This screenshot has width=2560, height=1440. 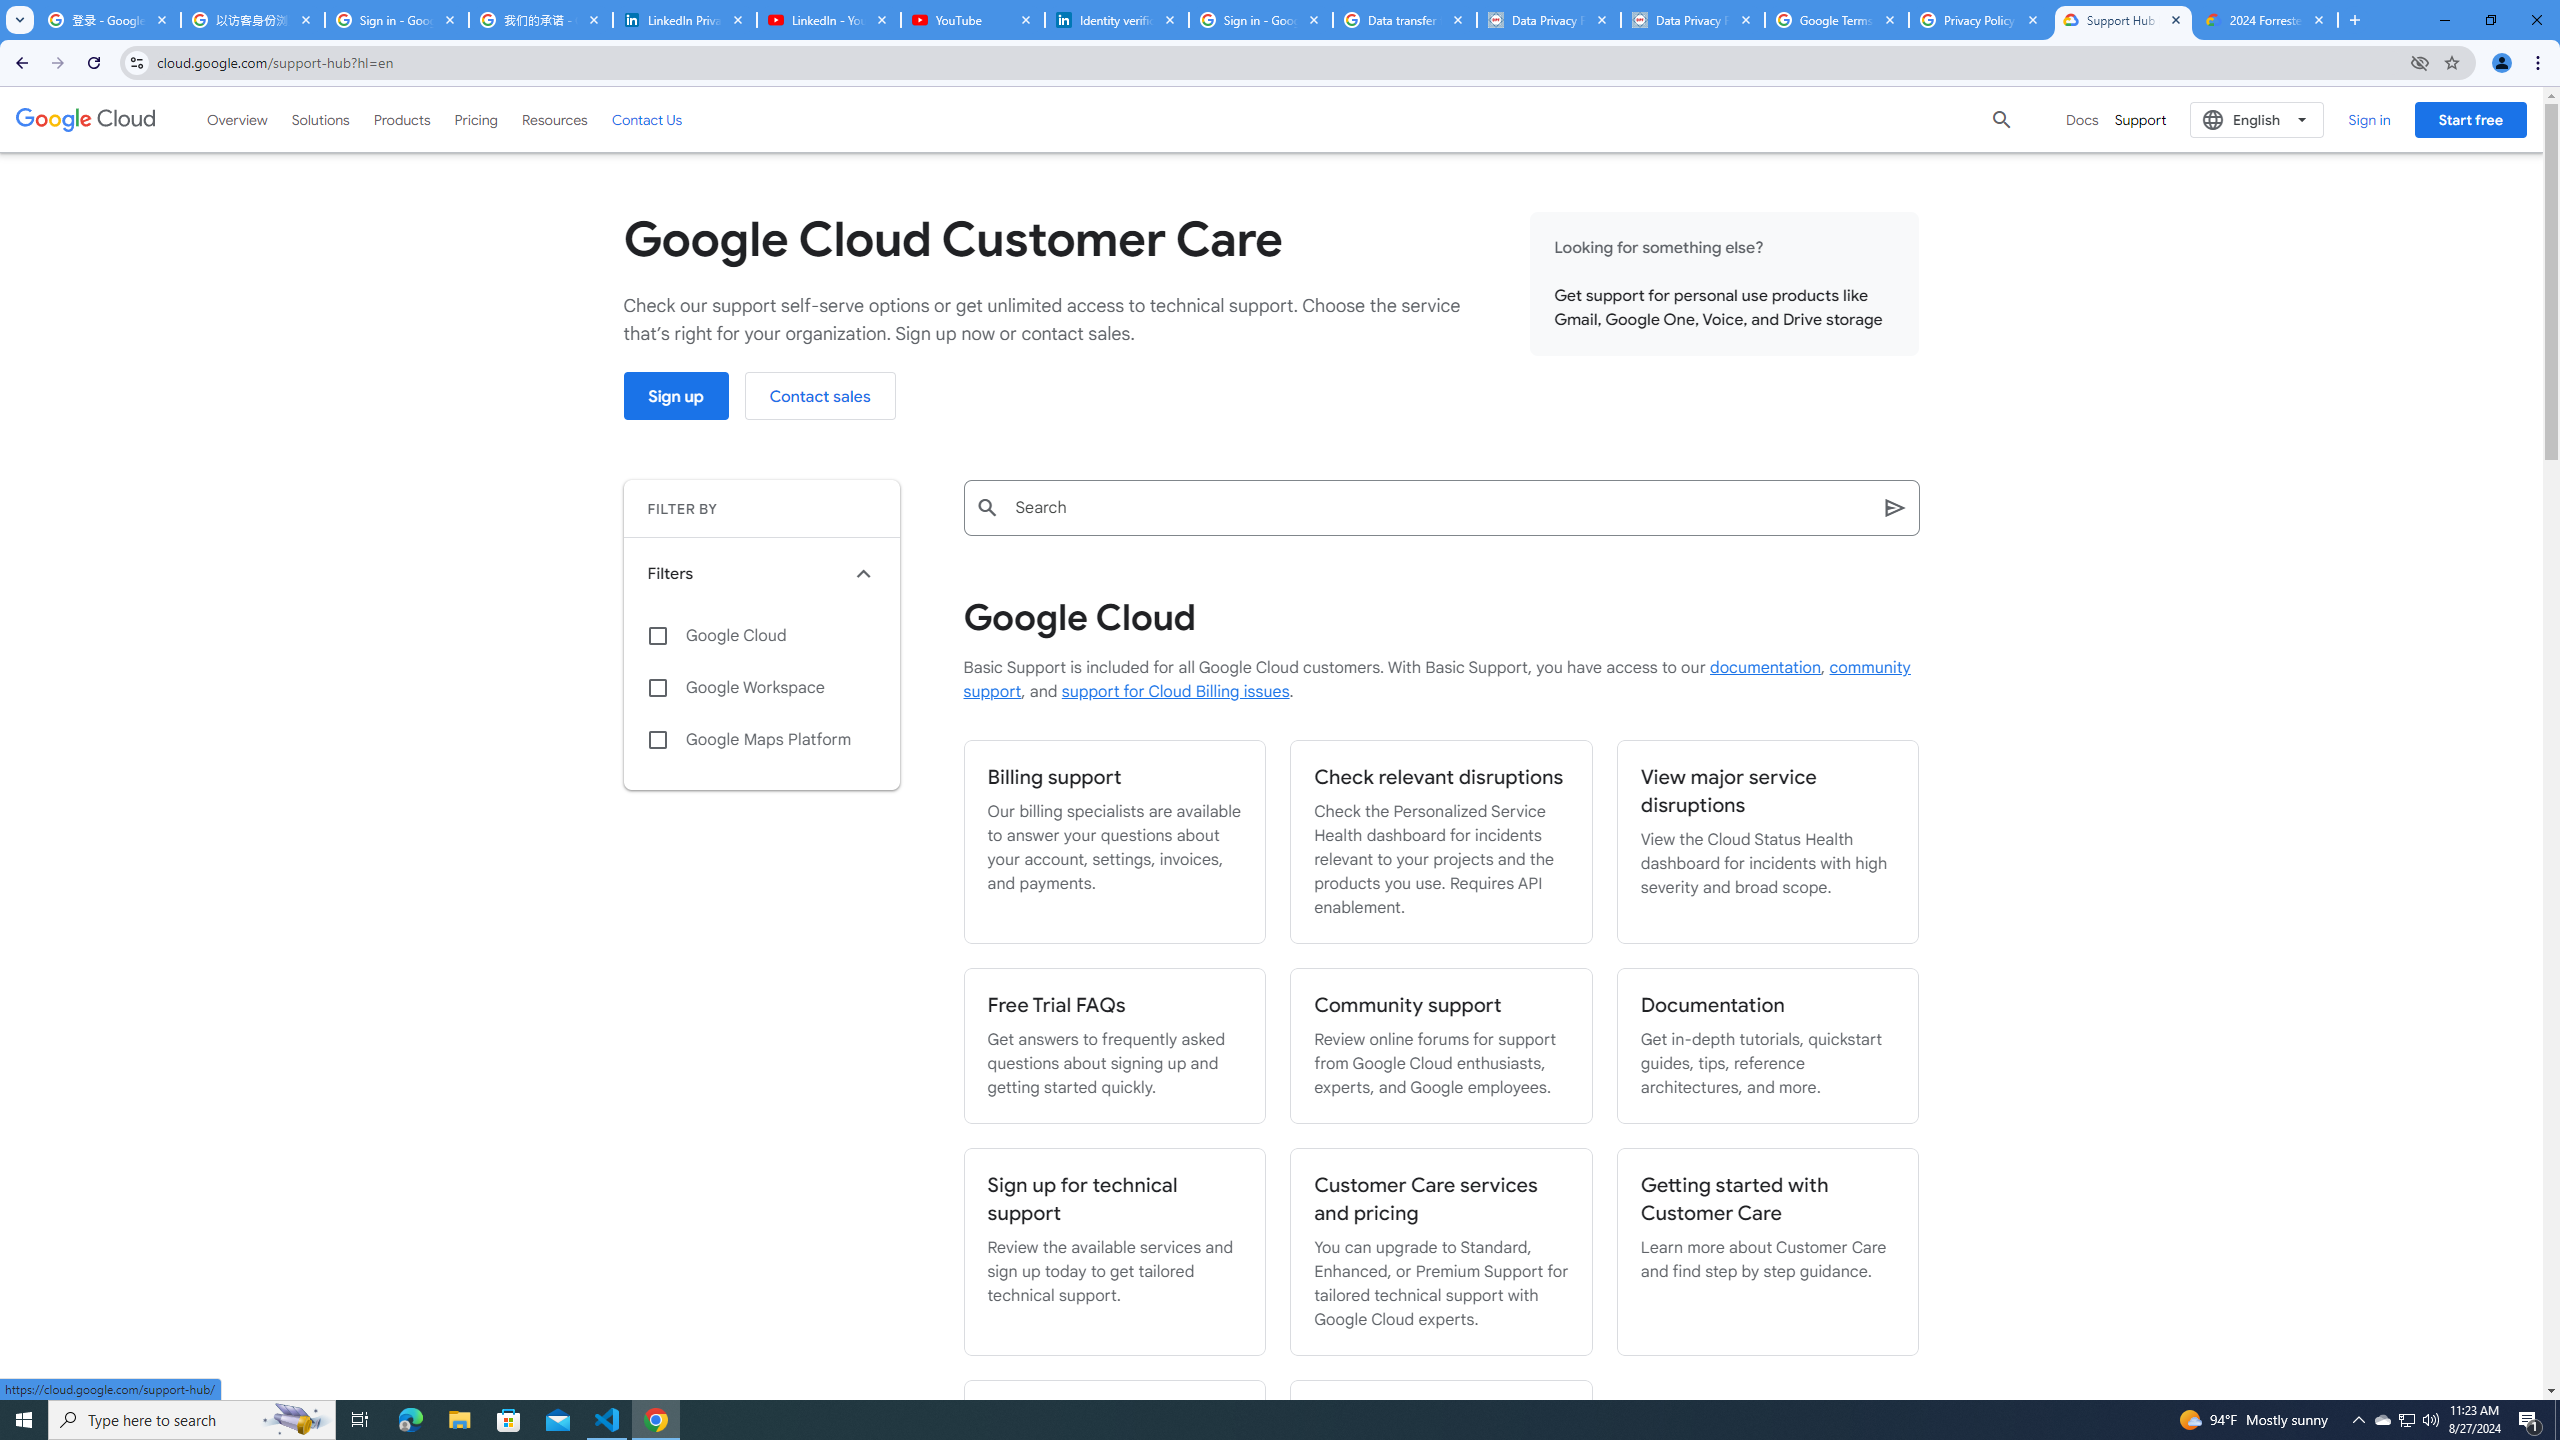 I want to click on 'Sign in', so click(x=2368, y=118).